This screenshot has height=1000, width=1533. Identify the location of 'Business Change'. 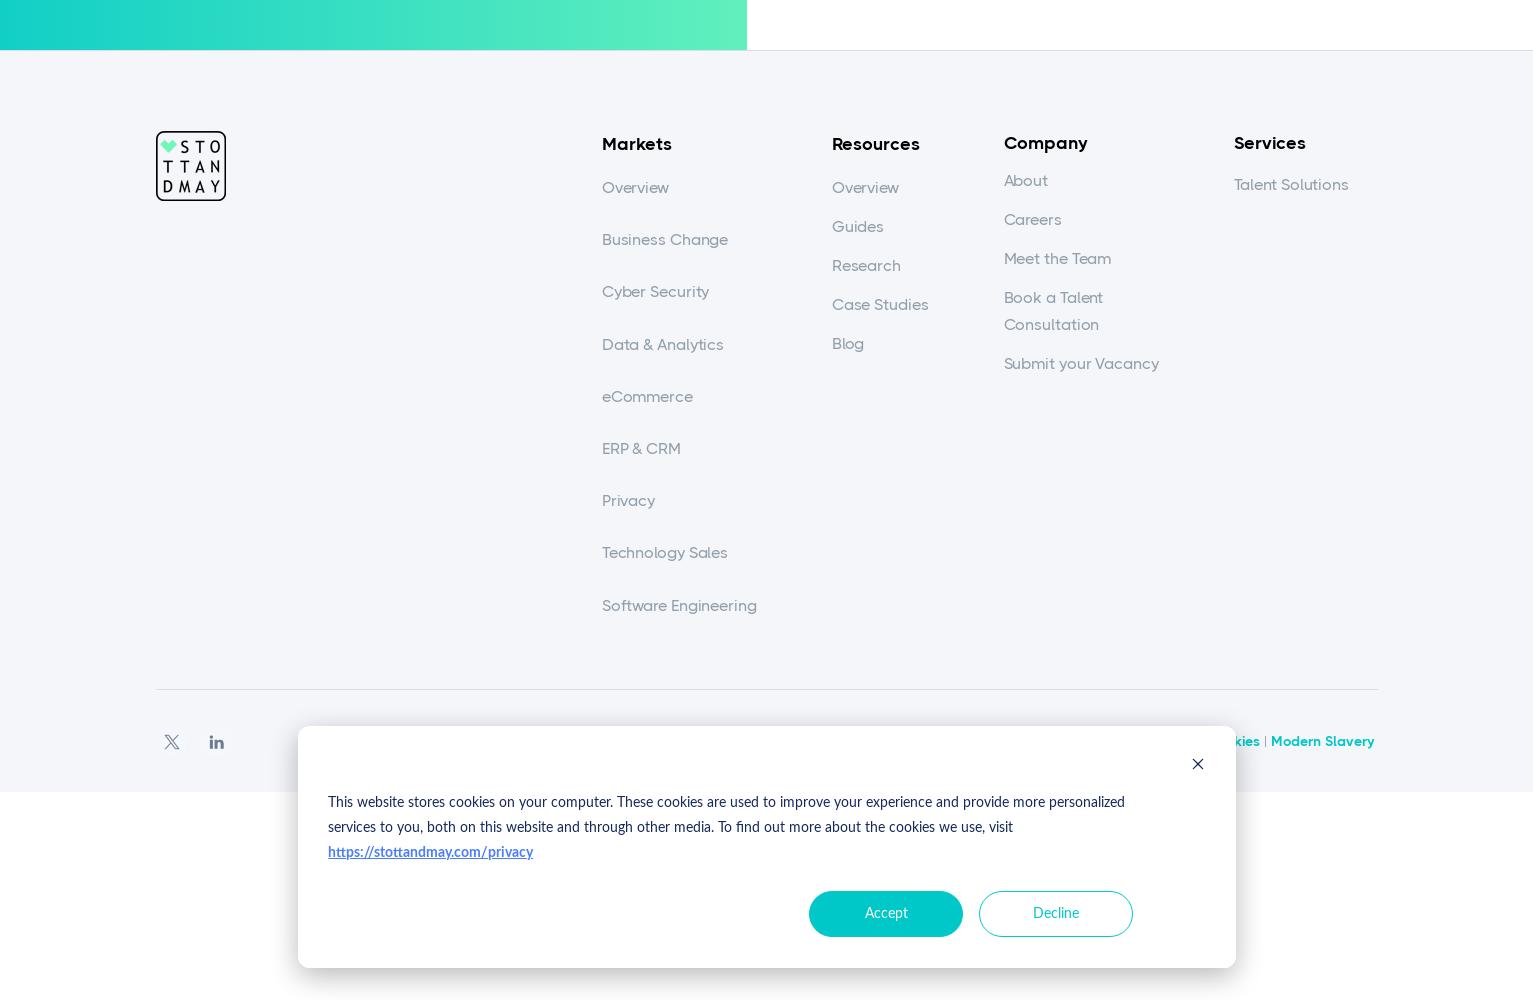
(664, 238).